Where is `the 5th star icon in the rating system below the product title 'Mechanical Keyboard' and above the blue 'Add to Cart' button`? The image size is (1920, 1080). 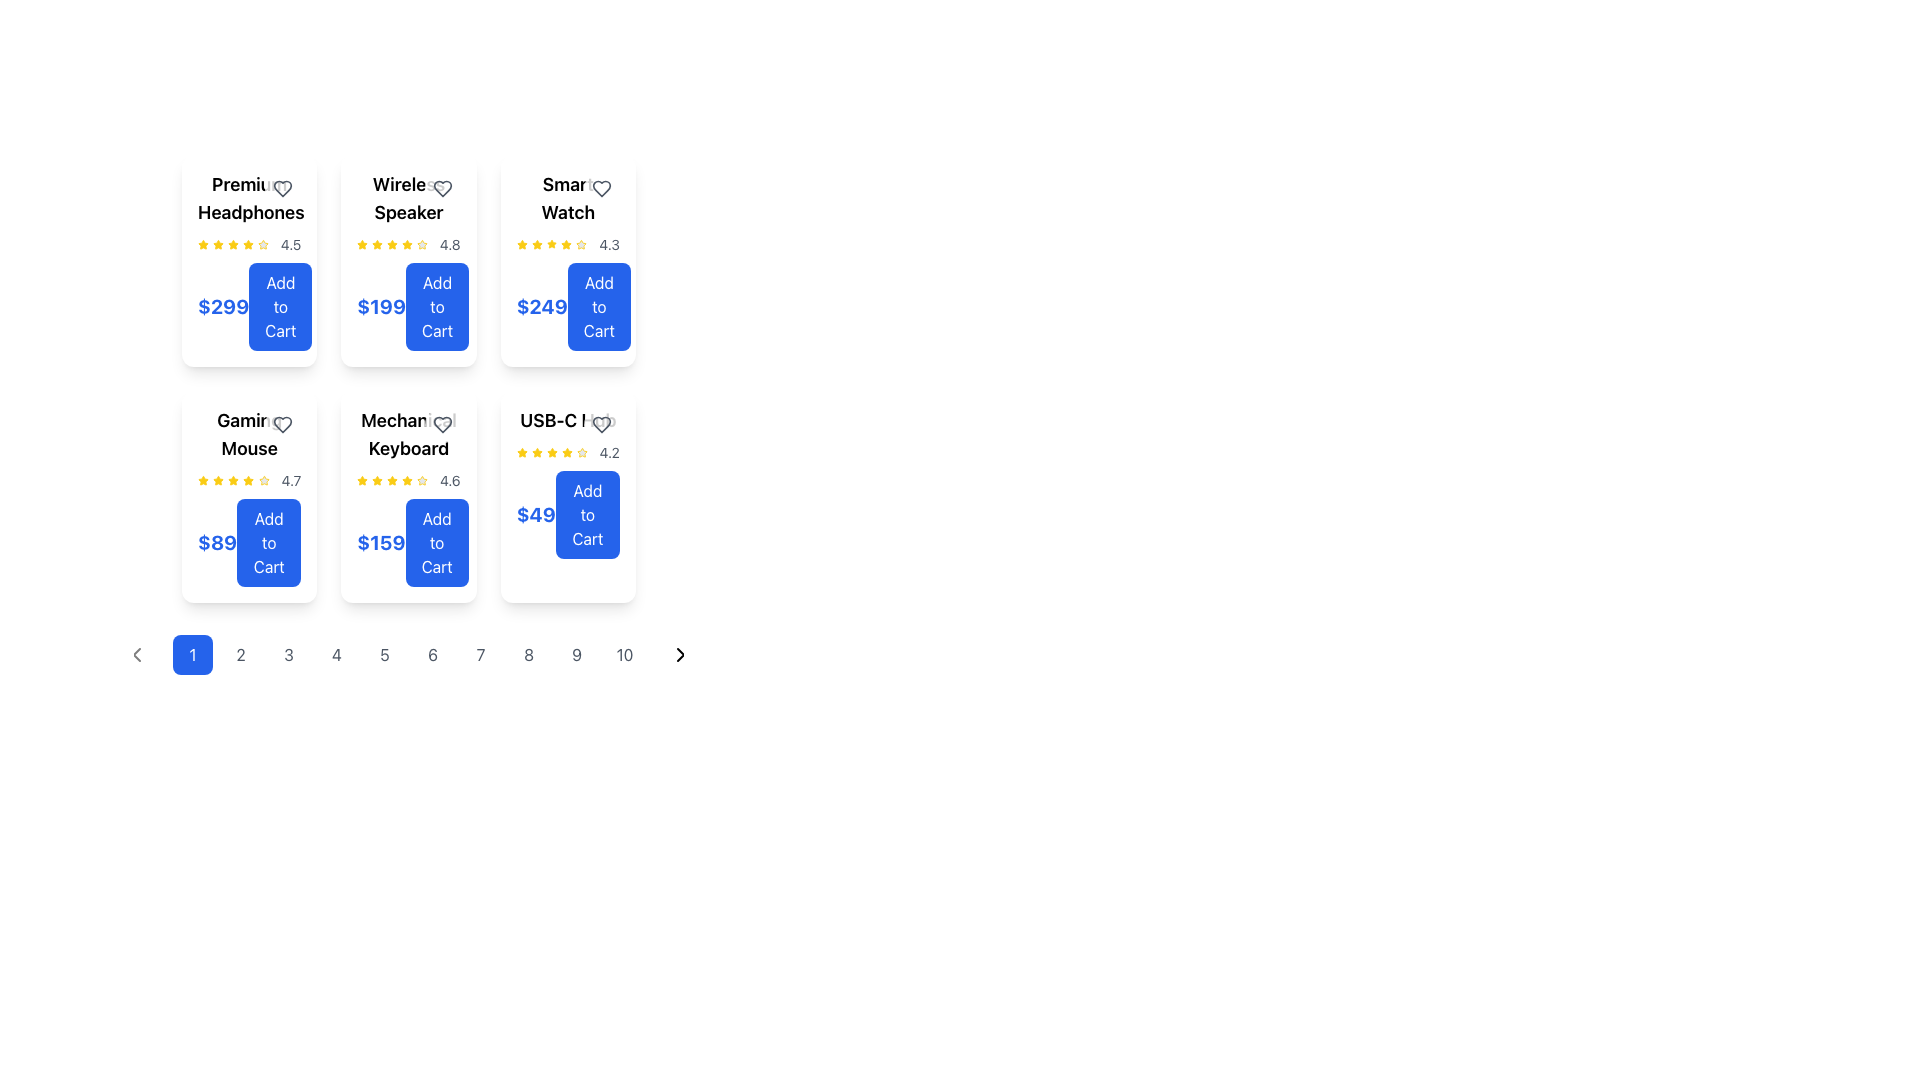 the 5th star icon in the rating system below the product title 'Mechanical Keyboard' and above the blue 'Add to Cart' button is located at coordinates (421, 481).